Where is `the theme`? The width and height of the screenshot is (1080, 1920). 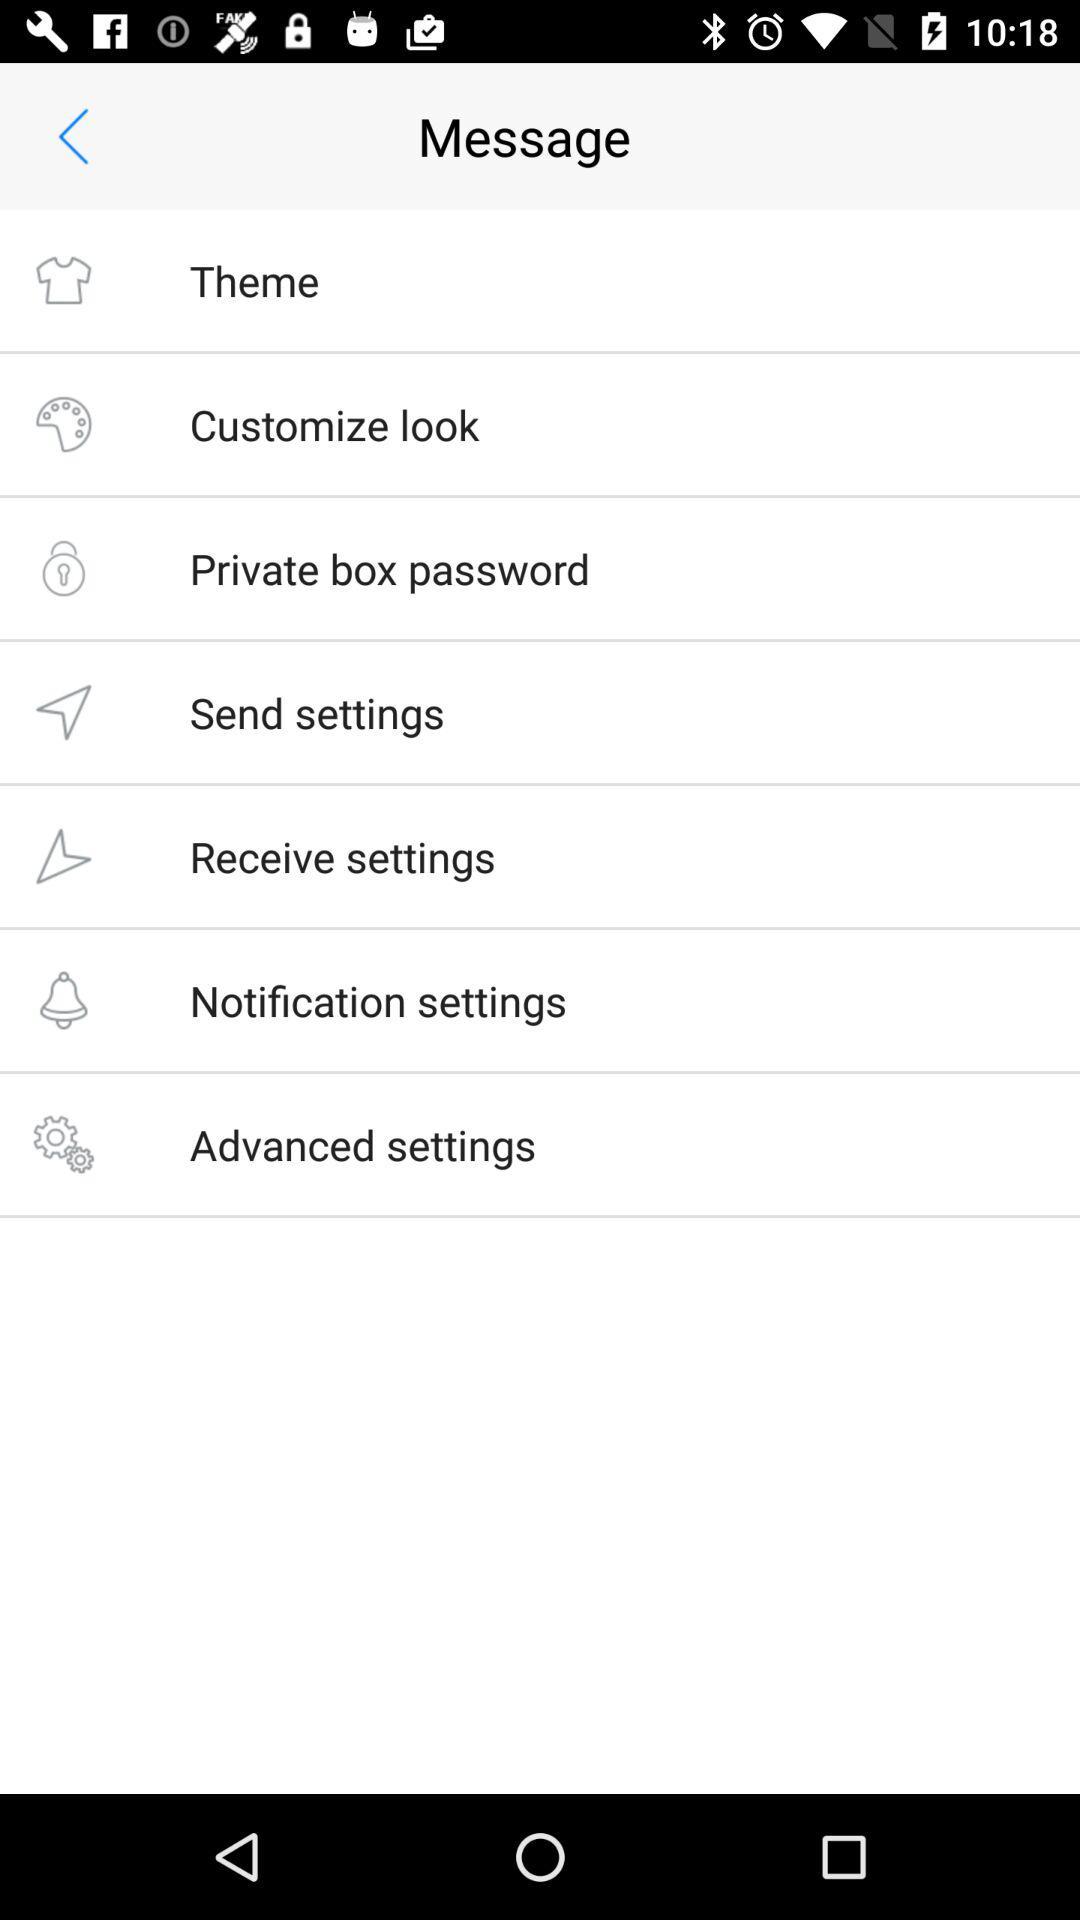
the theme is located at coordinates (253, 279).